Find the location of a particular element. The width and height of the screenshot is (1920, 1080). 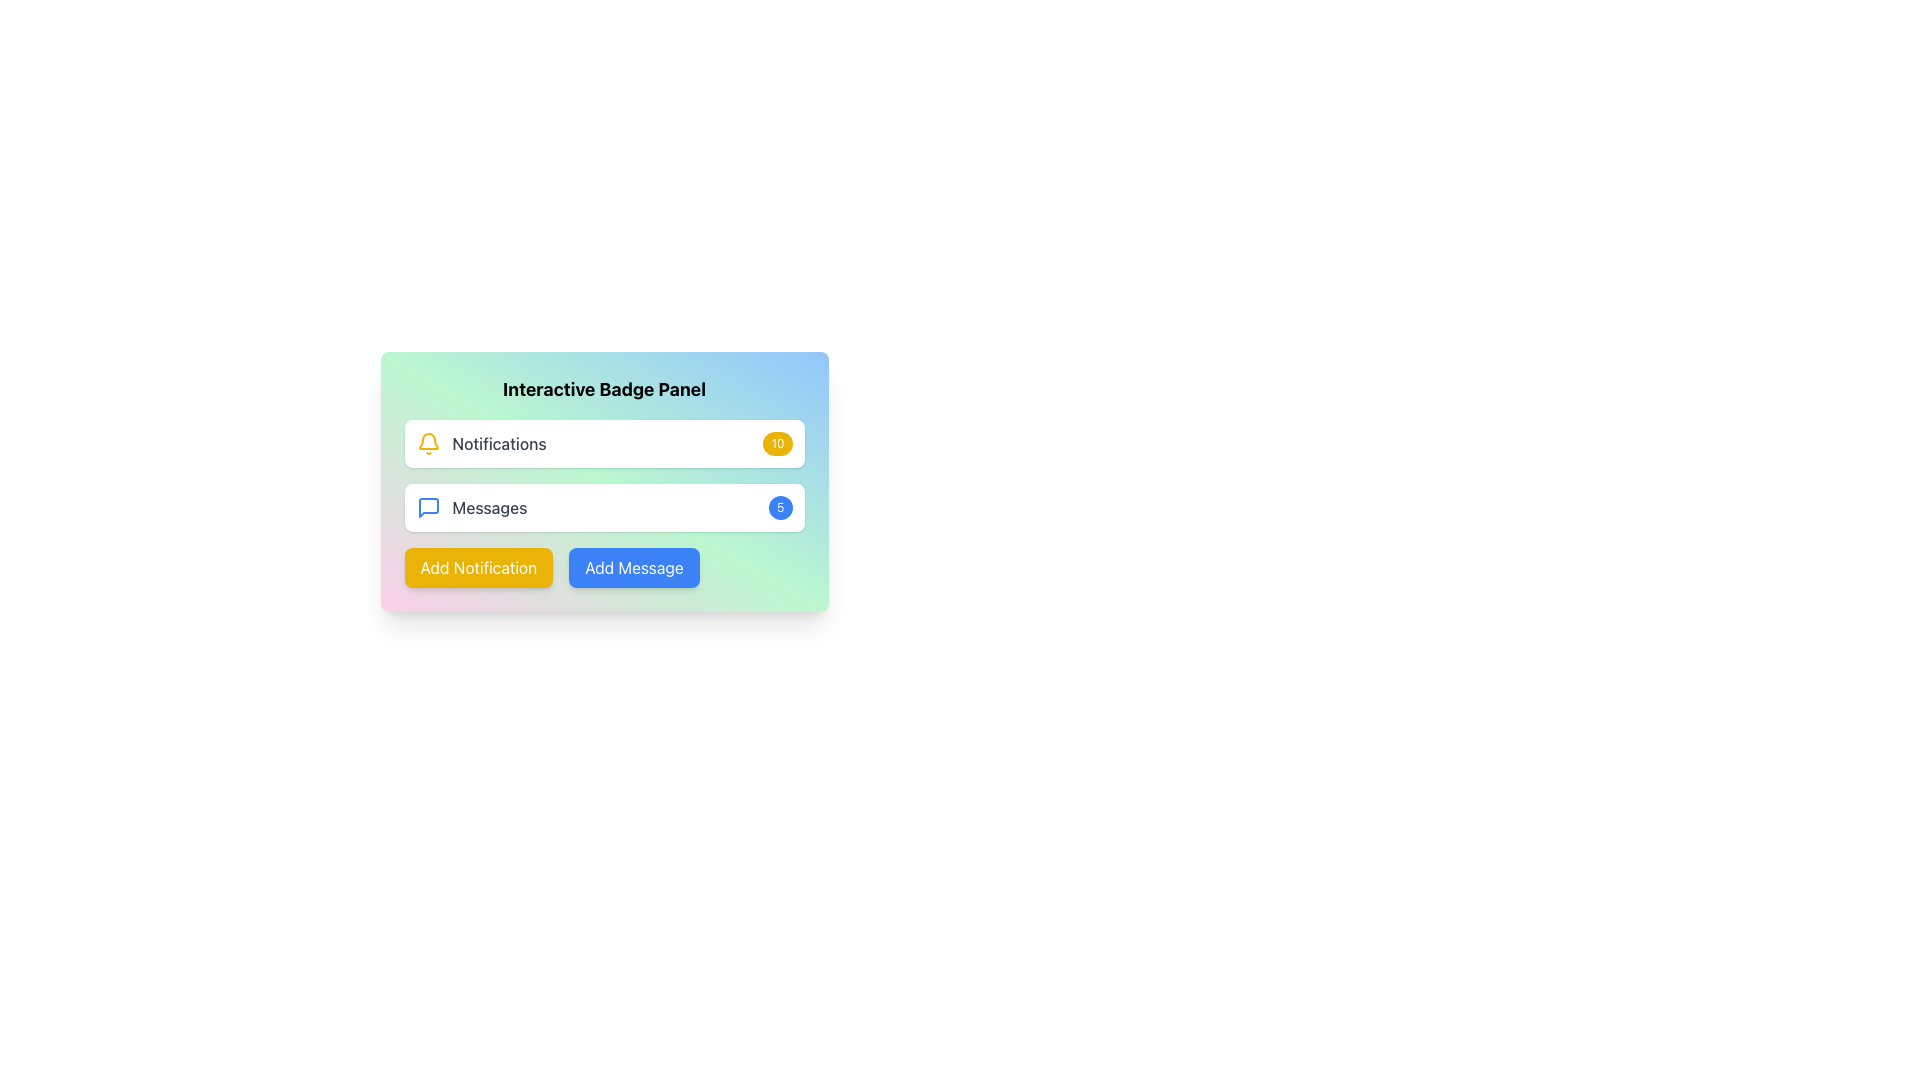

the 'Messages' text label, which is located to the right of the speech bubble icon in the second row of the 'Interactive Badge Panel' is located at coordinates (489, 507).